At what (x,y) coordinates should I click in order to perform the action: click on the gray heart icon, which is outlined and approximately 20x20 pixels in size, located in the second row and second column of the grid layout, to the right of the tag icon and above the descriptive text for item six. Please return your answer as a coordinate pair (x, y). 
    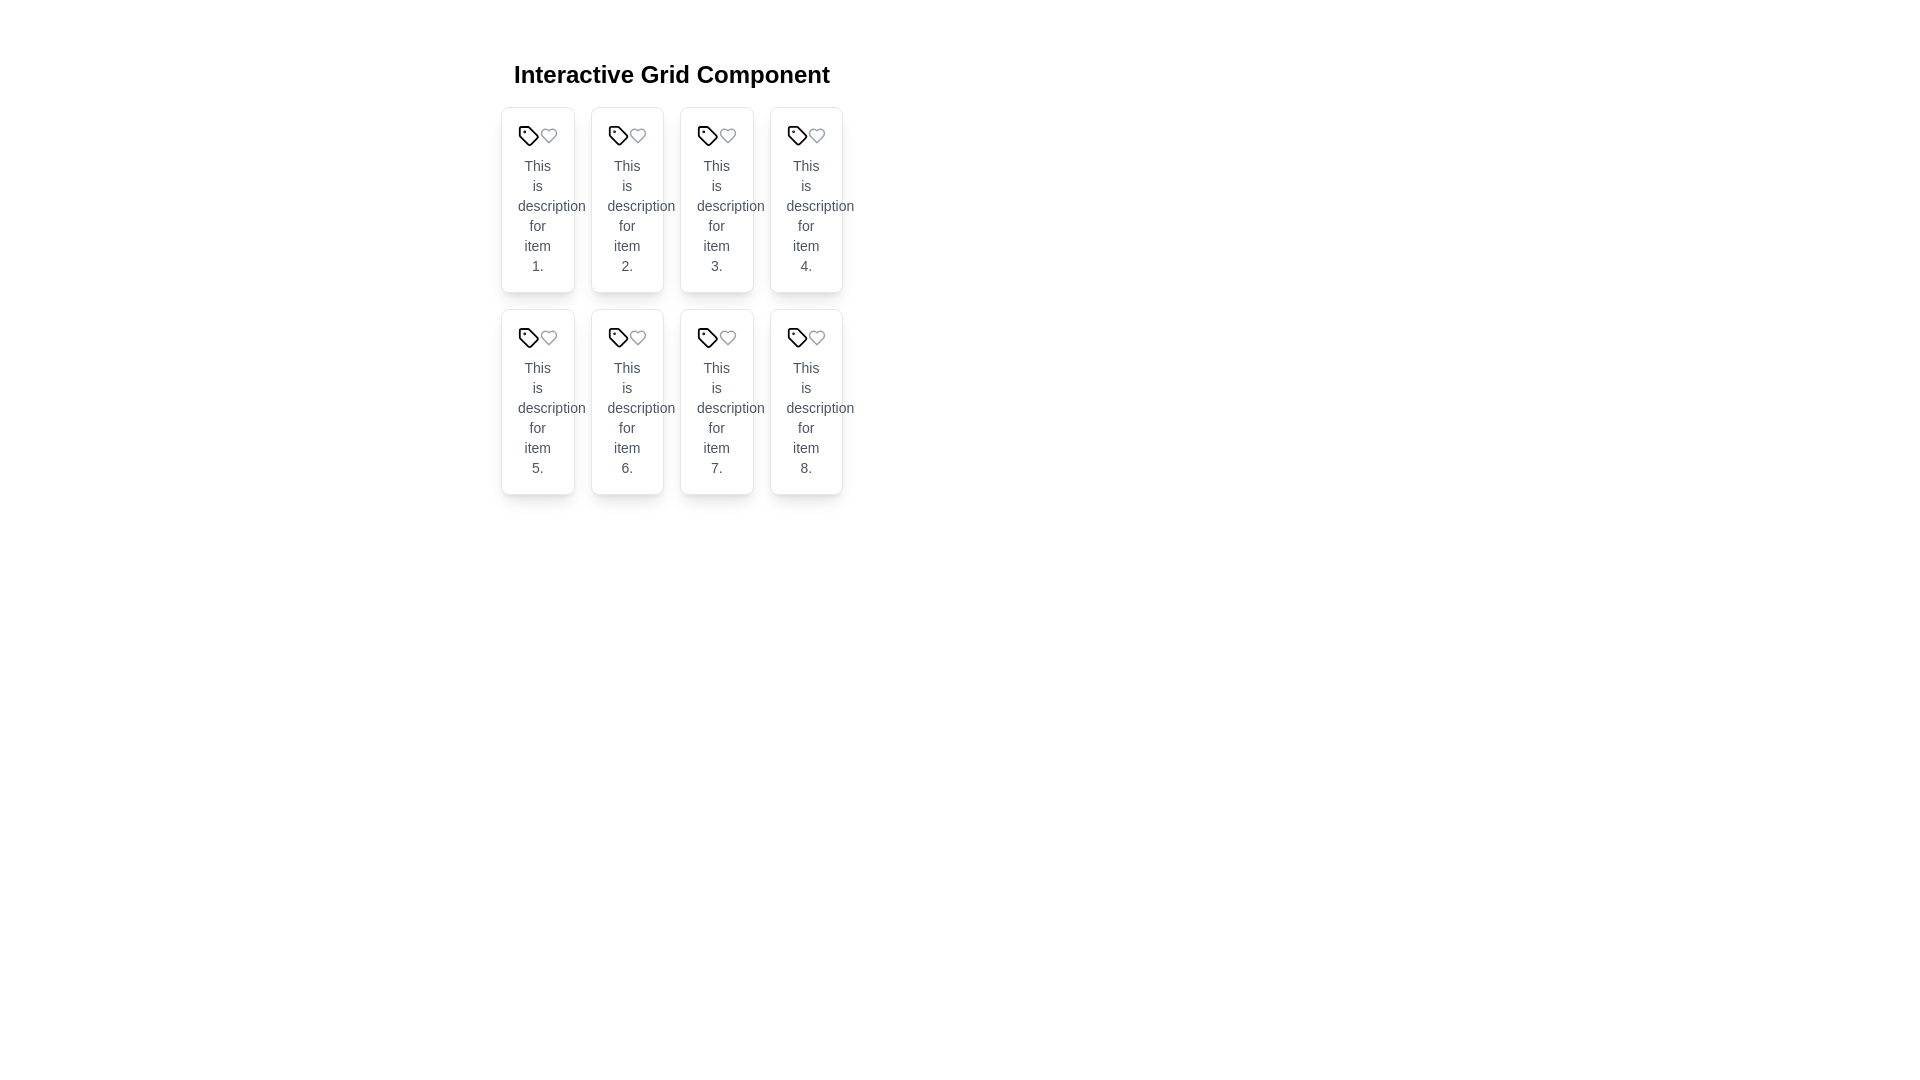
    Looking at the image, I should click on (637, 337).